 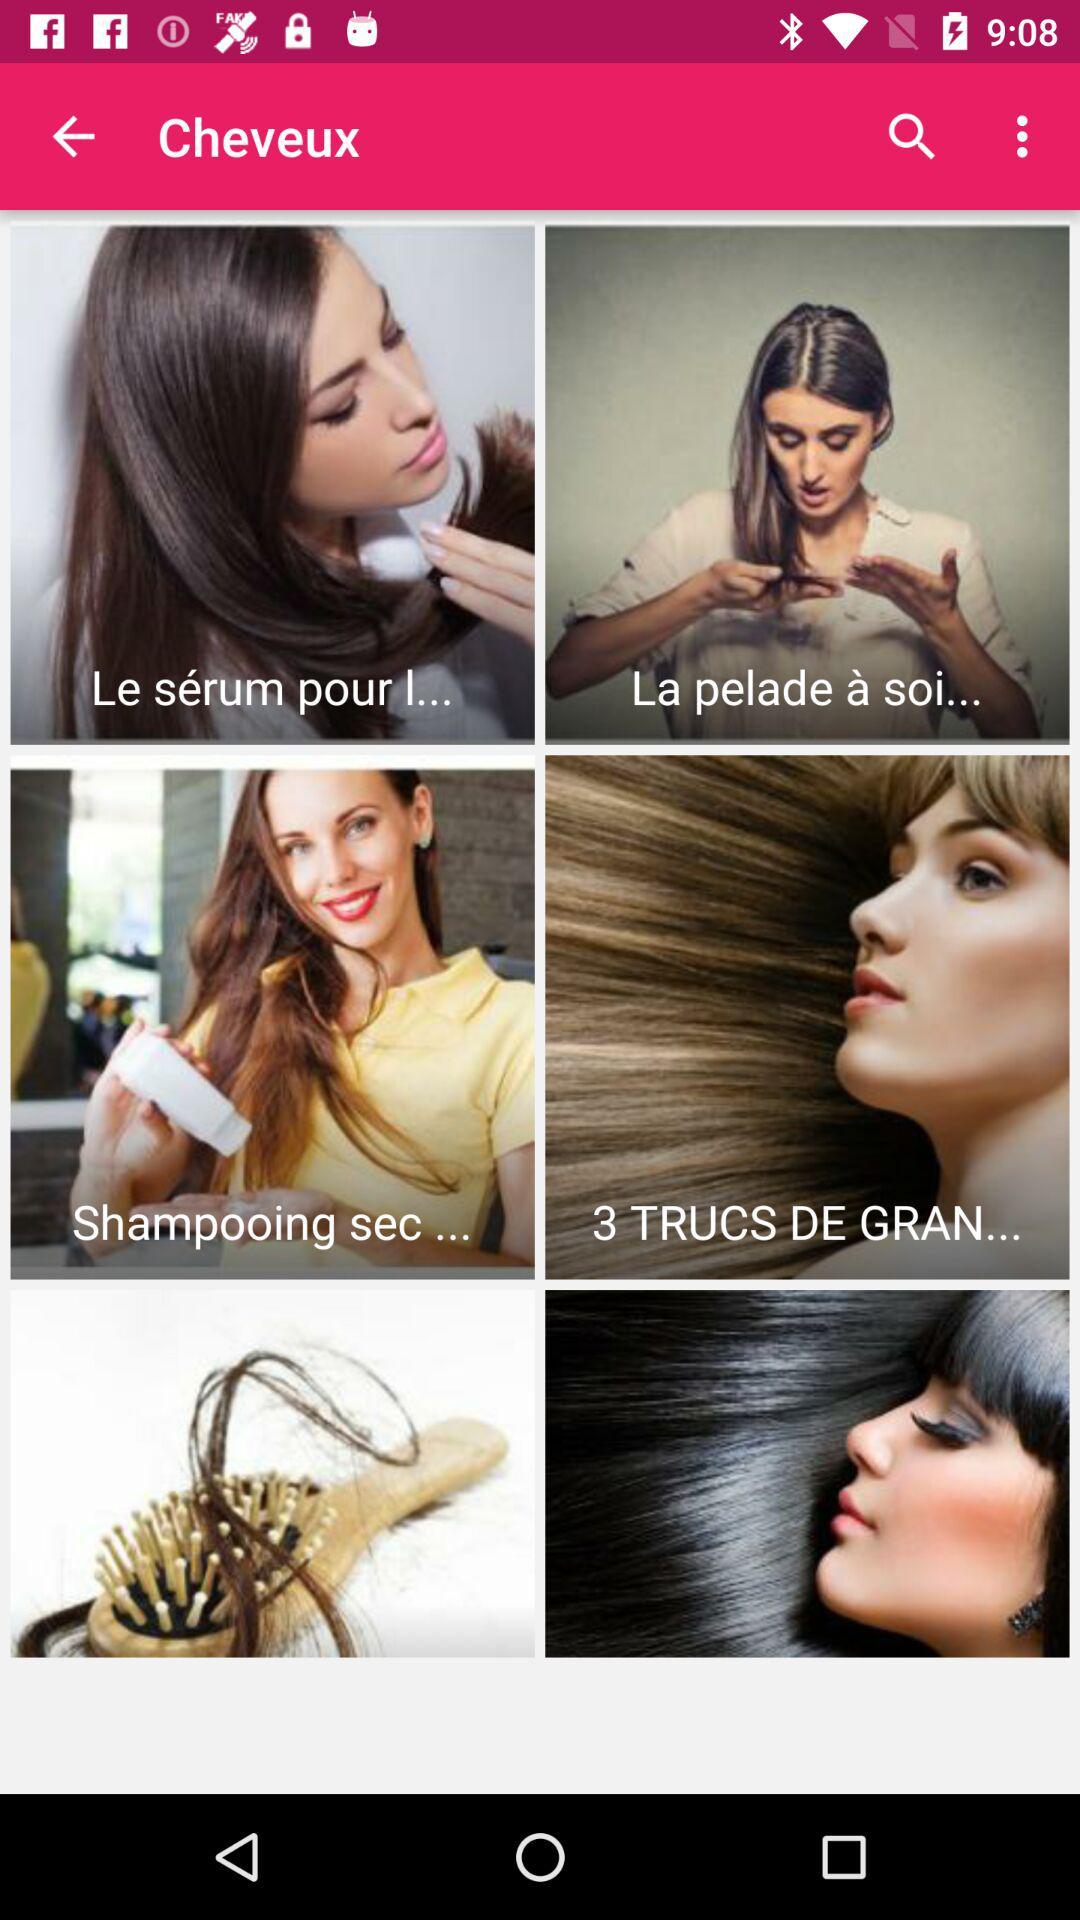 I want to click on the second image from top, so click(x=806, y=483).